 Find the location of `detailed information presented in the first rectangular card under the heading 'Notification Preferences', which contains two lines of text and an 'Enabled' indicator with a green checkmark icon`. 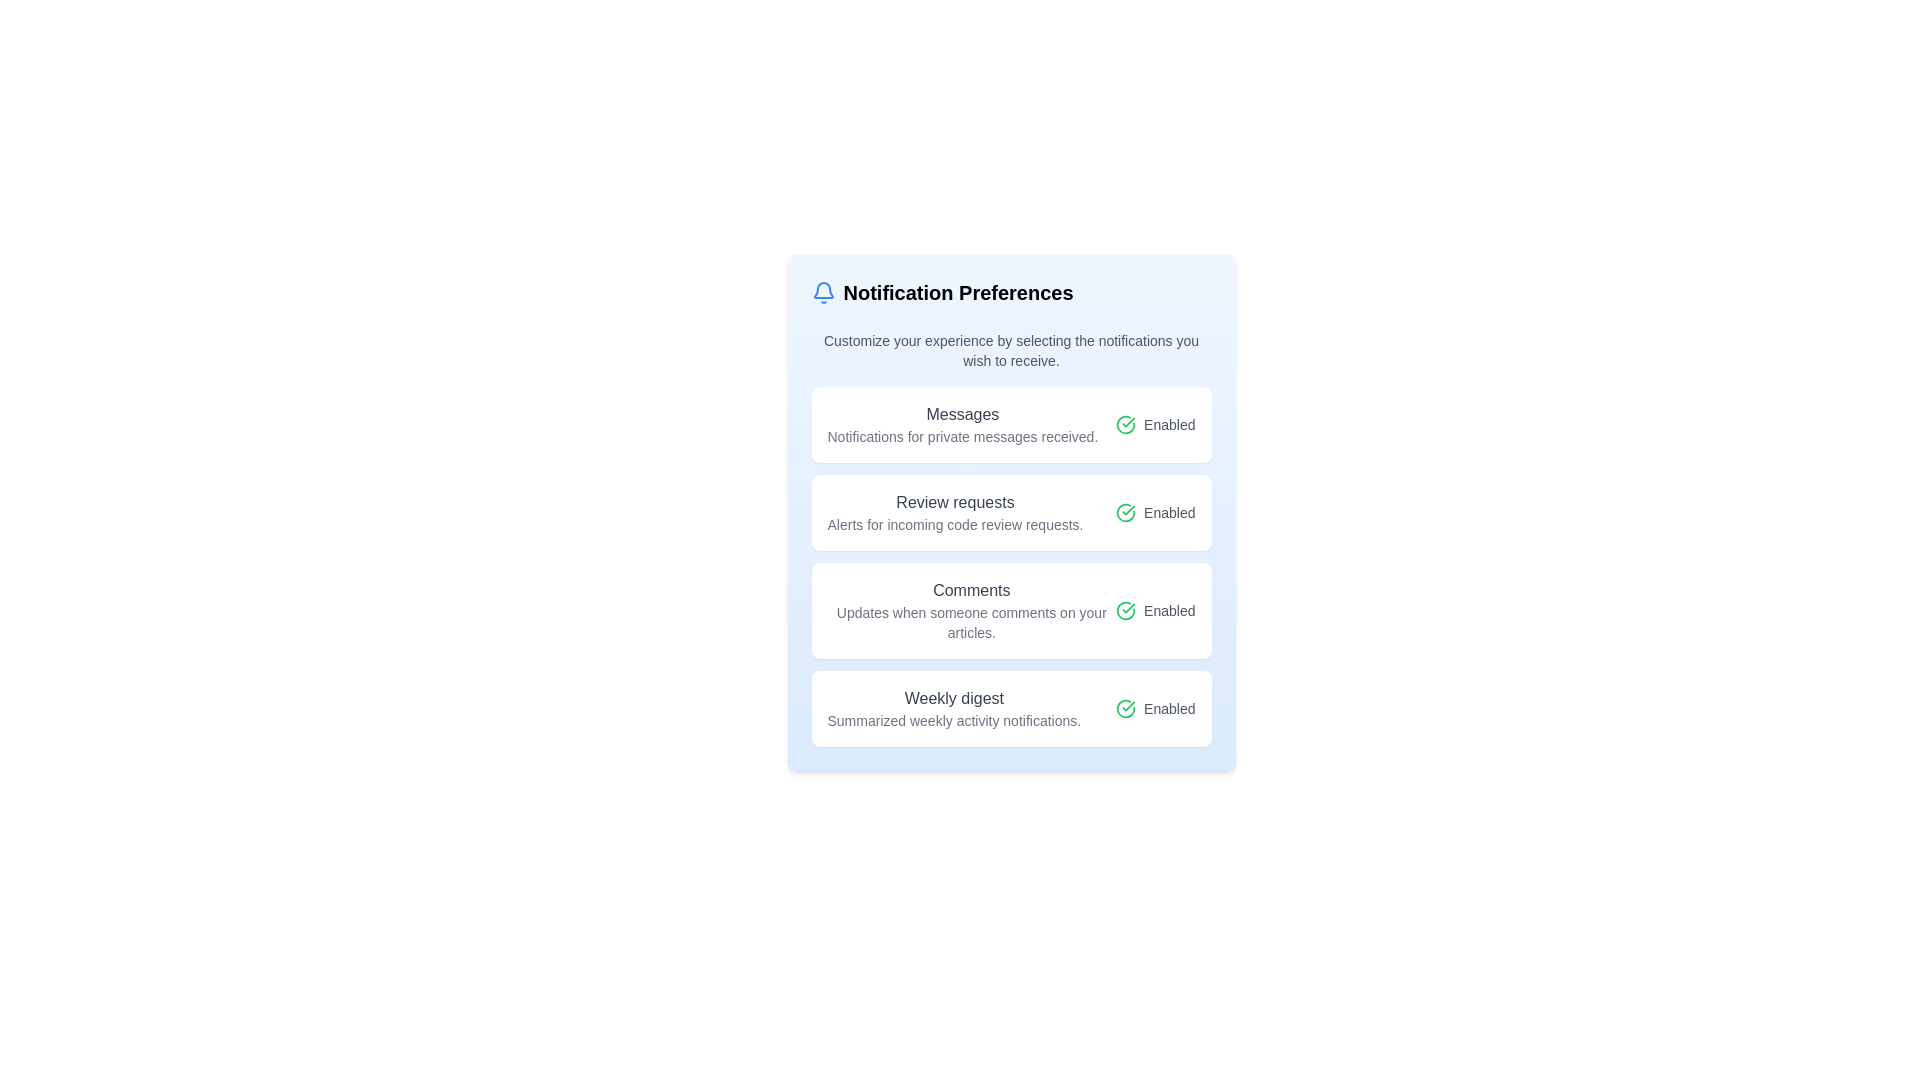

detailed information presented in the first rectangular card under the heading 'Notification Preferences', which contains two lines of text and an 'Enabled' indicator with a green checkmark icon is located at coordinates (1011, 423).